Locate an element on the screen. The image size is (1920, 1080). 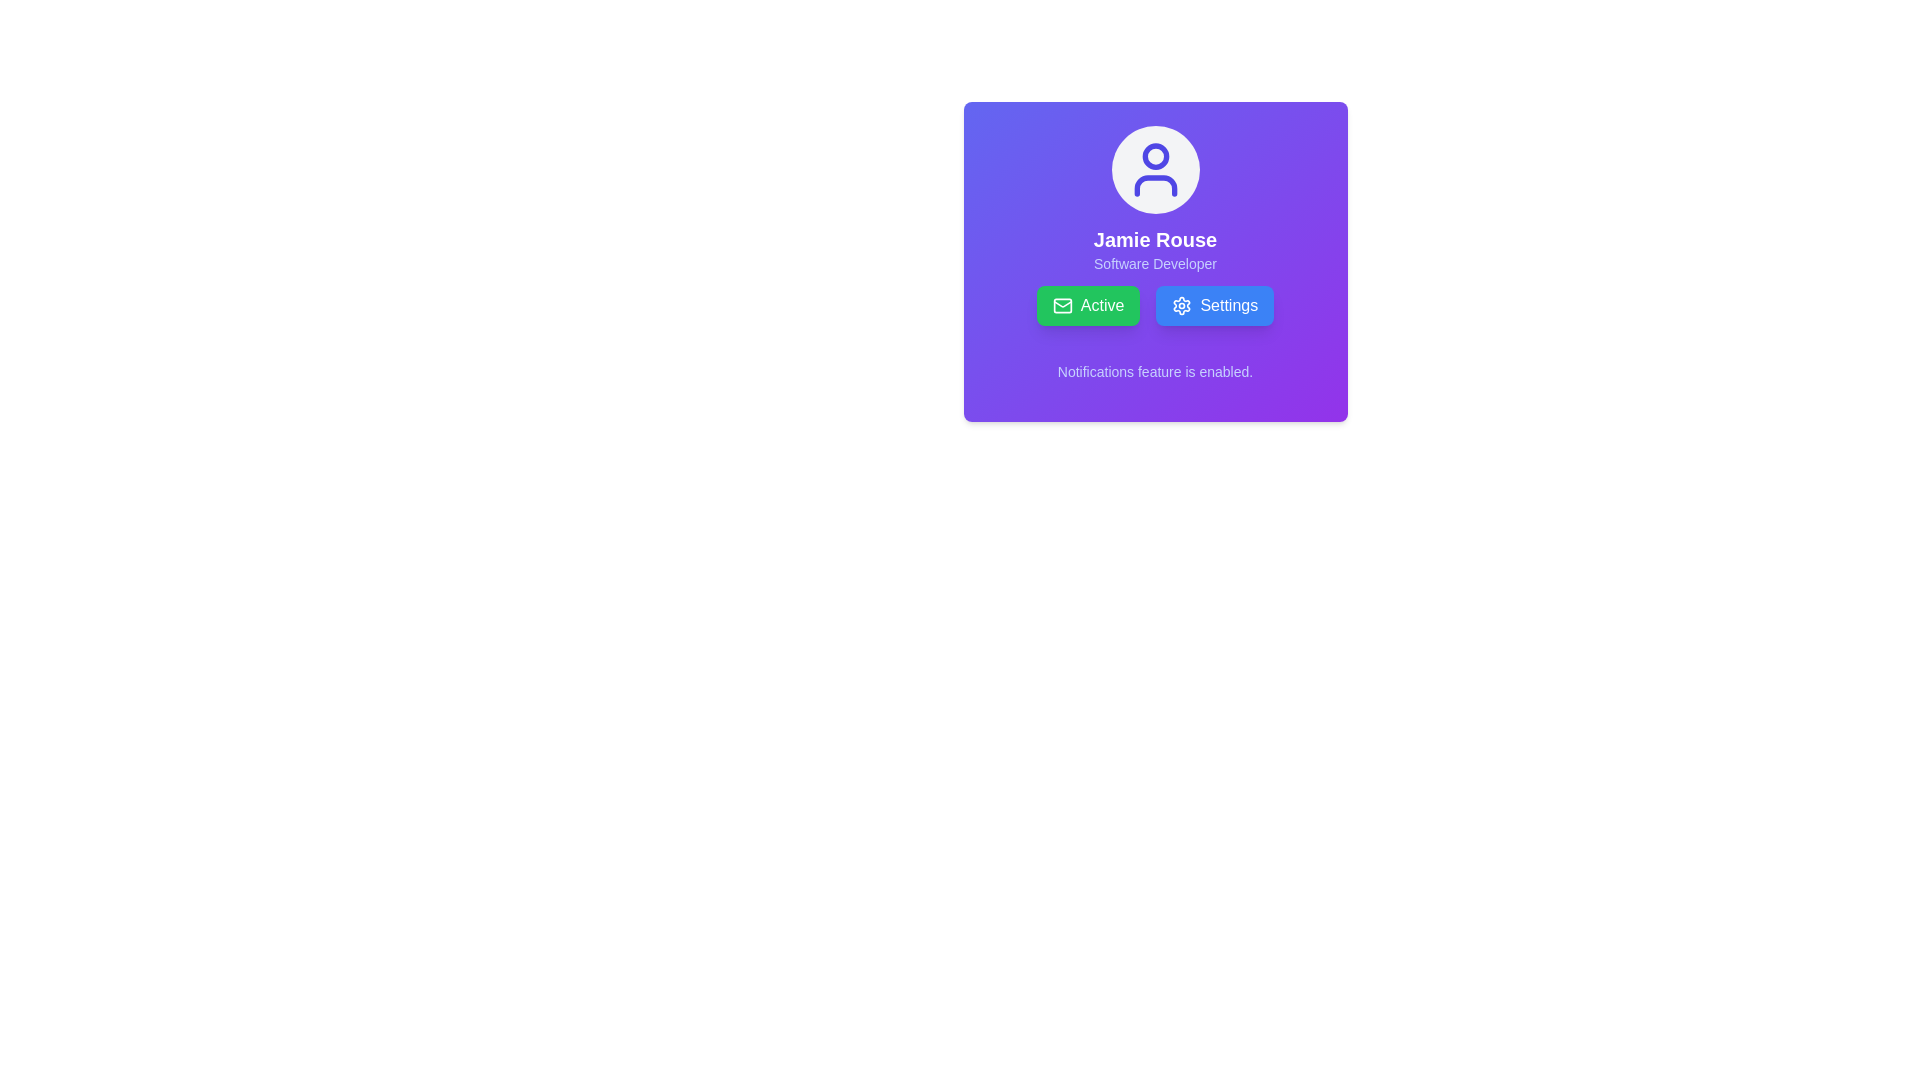
the blue rounded rectangular button labeled 'Settings' is located at coordinates (1214, 305).